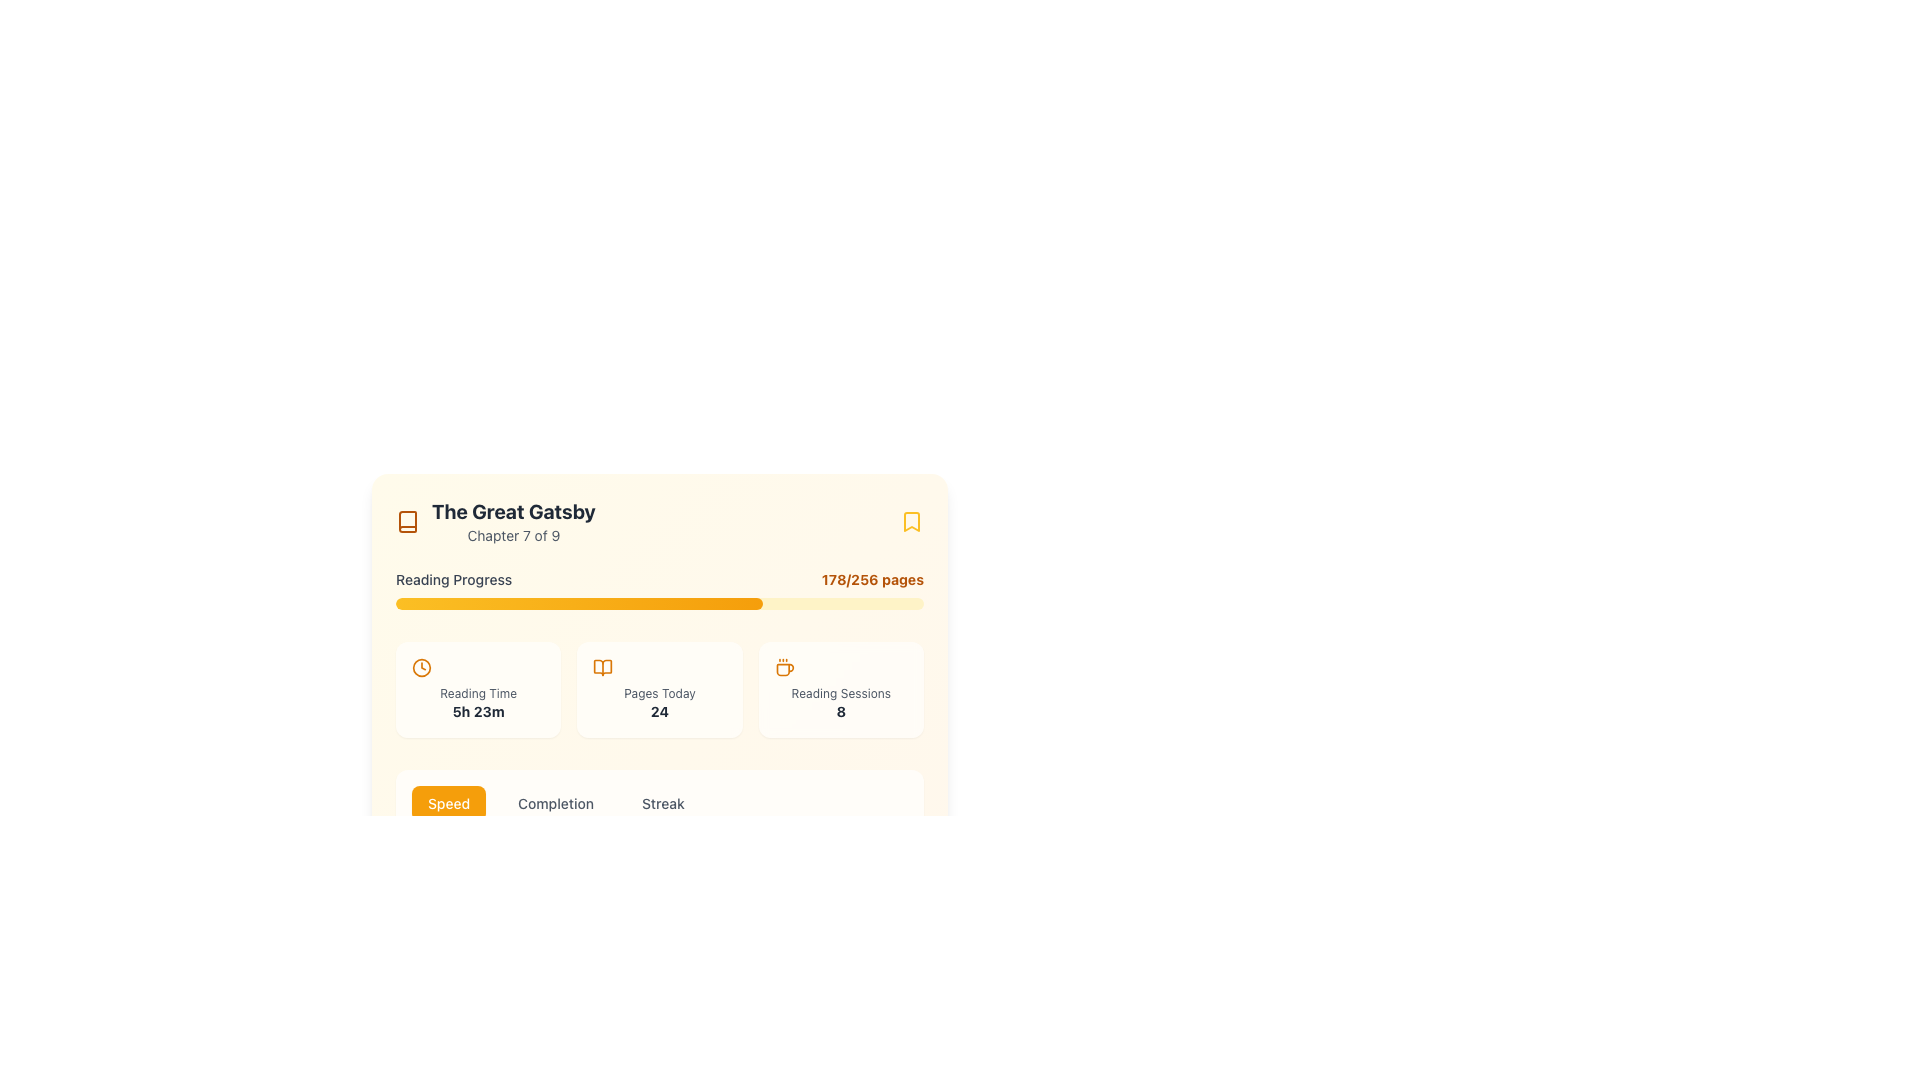  I want to click on the text label displaying 'The Great Gatsby', which is styled in bold dark gray and positioned above 'Chapter 7 of 9', so click(513, 511).